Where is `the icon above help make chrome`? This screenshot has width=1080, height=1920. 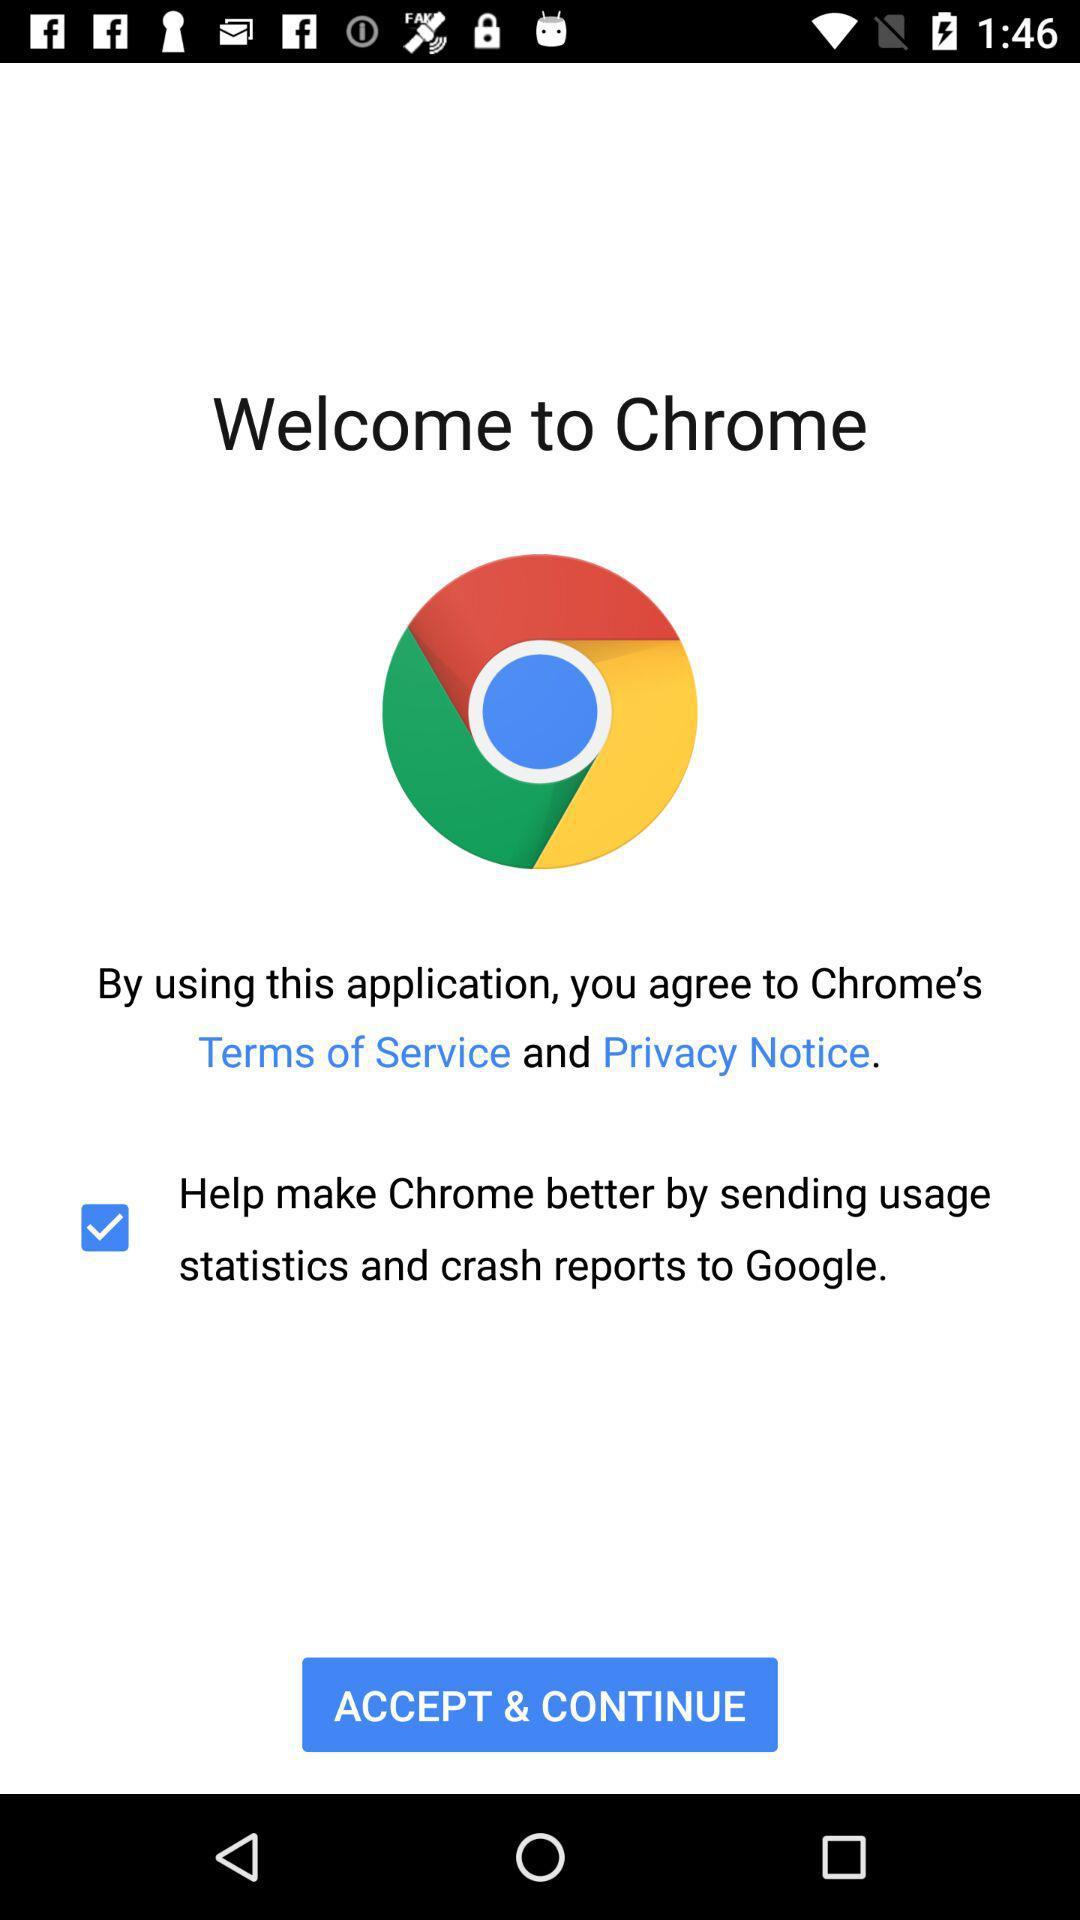
the icon above help make chrome is located at coordinates (540, 1016).